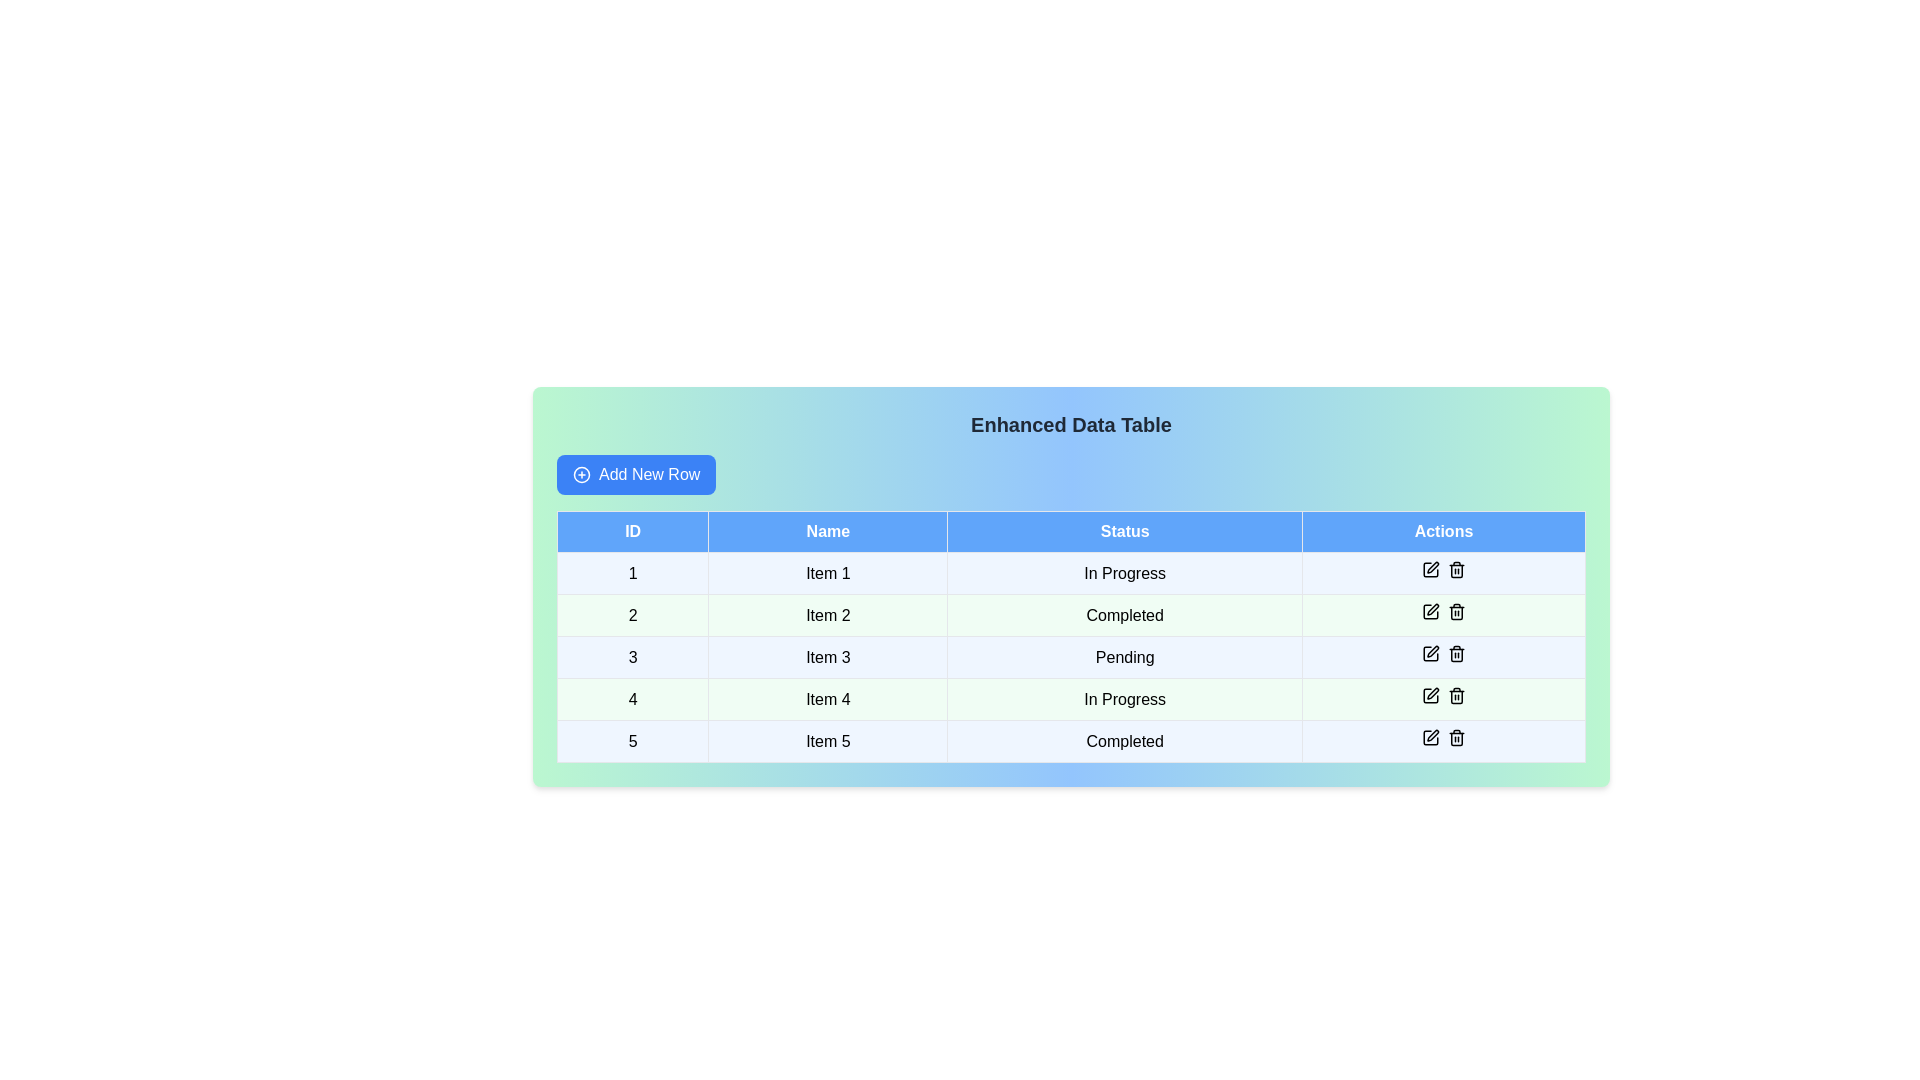 This screenshot has width=1920, height=1080. Describe the element at coordinates (1432, 608) in the screenshot. I see `the Edit icon, which is represented by a pen or pencil stroke located in the 'Actions' column for 'Item 2'` at that location.